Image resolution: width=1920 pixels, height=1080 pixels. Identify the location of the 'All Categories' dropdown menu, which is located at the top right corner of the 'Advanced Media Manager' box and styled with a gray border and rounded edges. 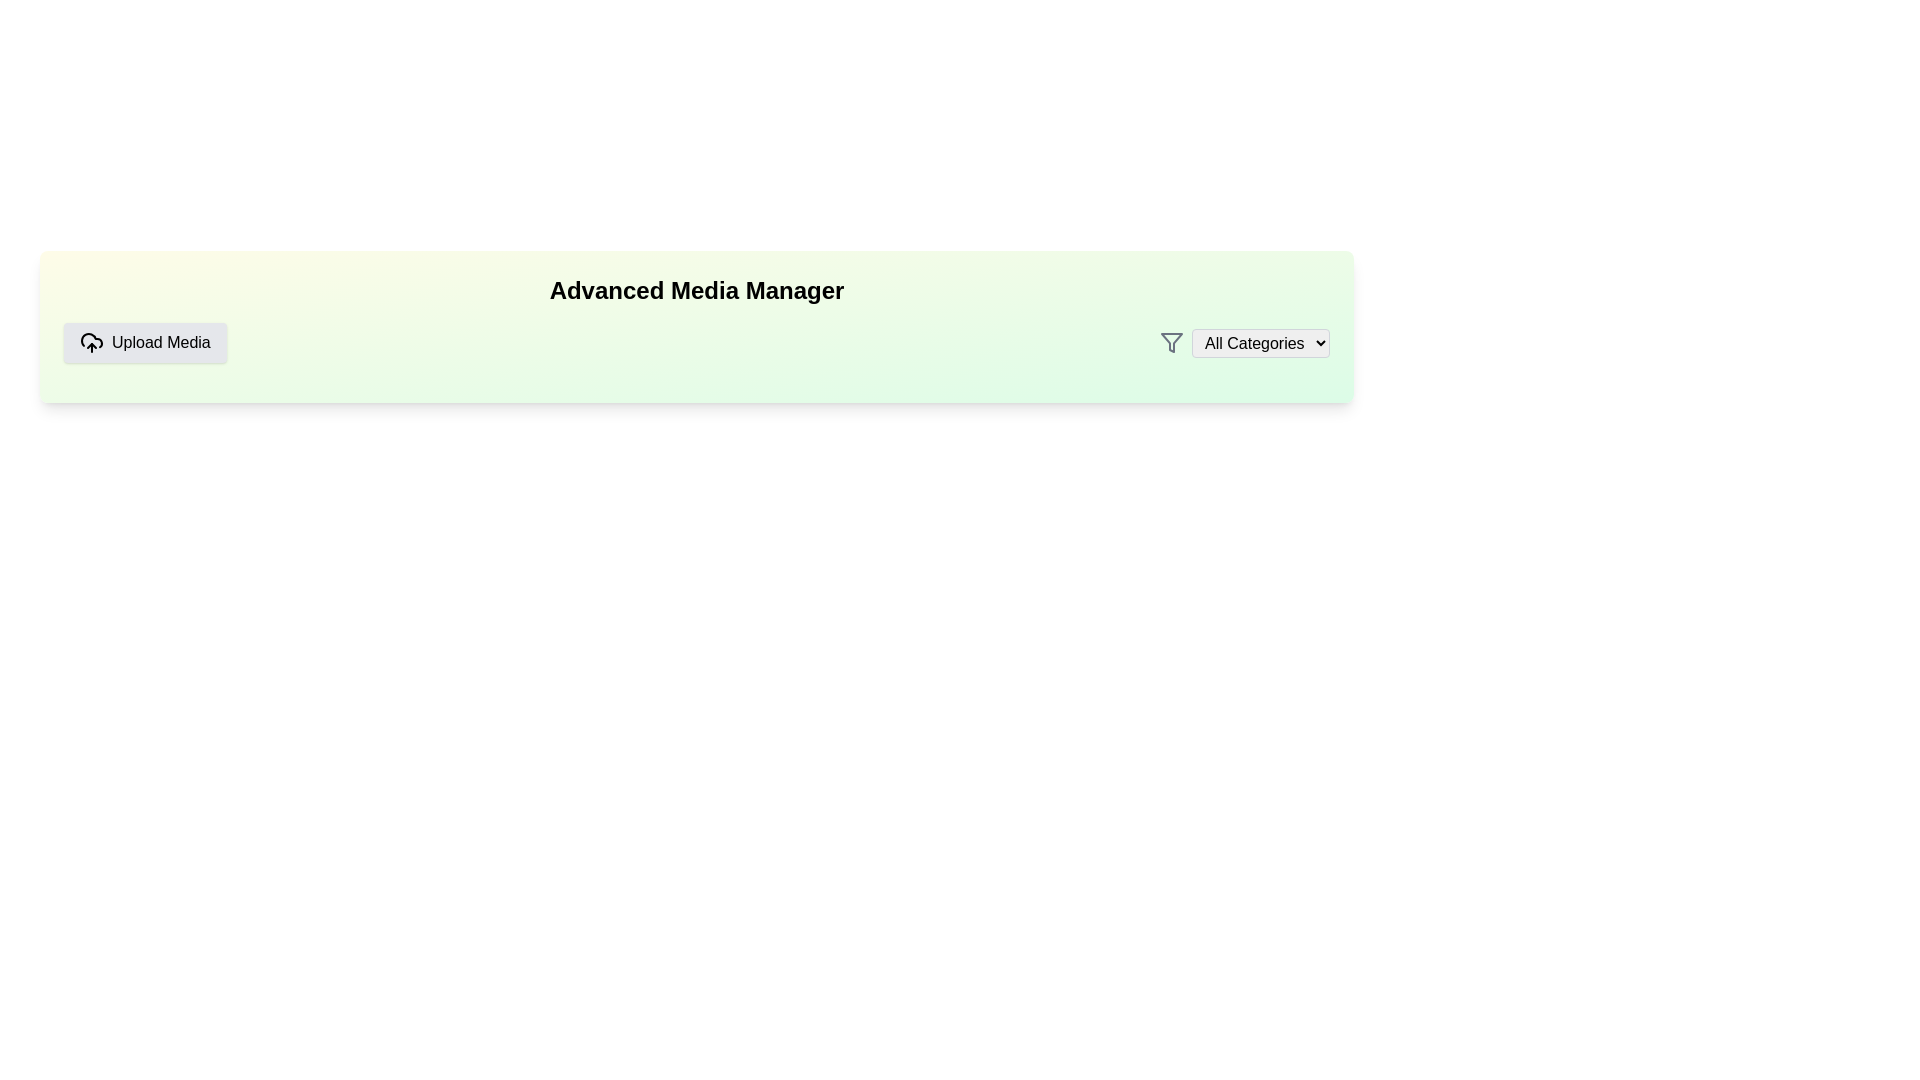
(1243, 342).